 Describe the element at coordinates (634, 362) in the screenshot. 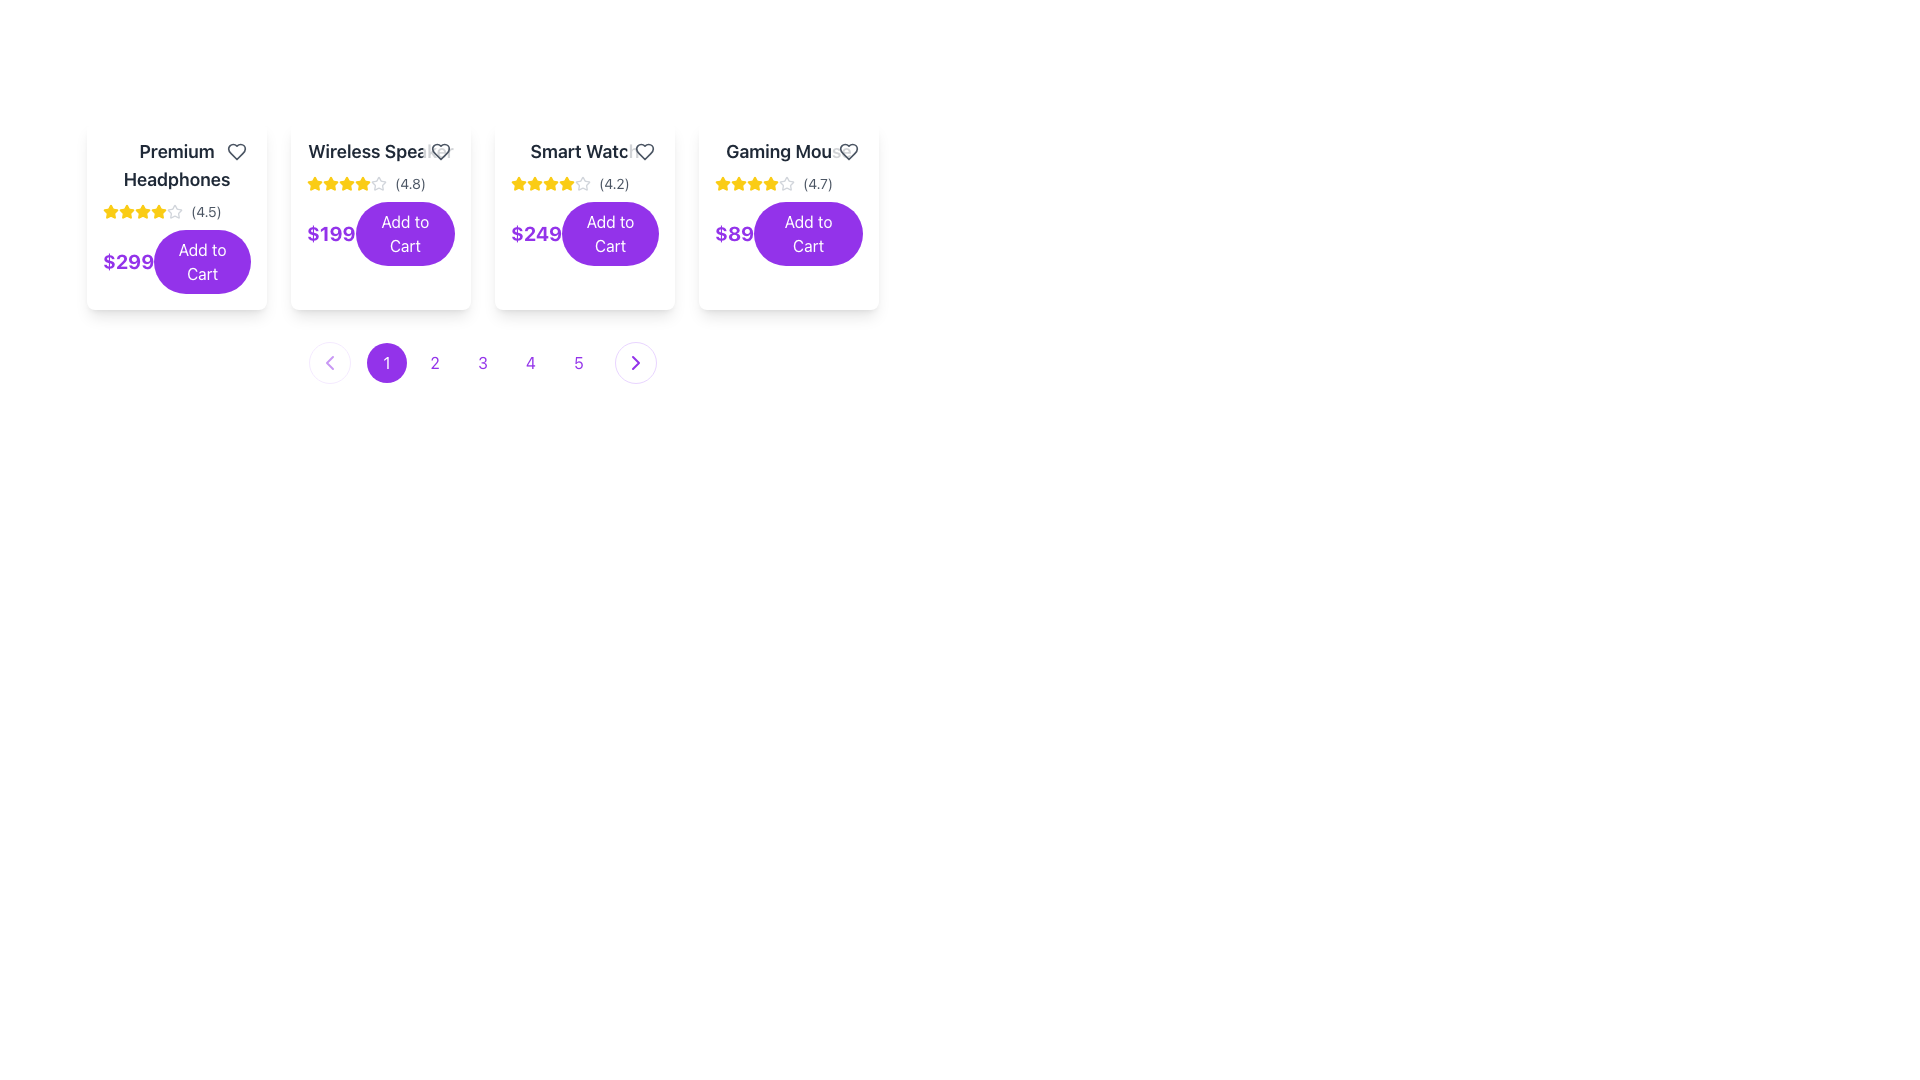

I see `the pagination button located at the far right of the page numbers` at that location.